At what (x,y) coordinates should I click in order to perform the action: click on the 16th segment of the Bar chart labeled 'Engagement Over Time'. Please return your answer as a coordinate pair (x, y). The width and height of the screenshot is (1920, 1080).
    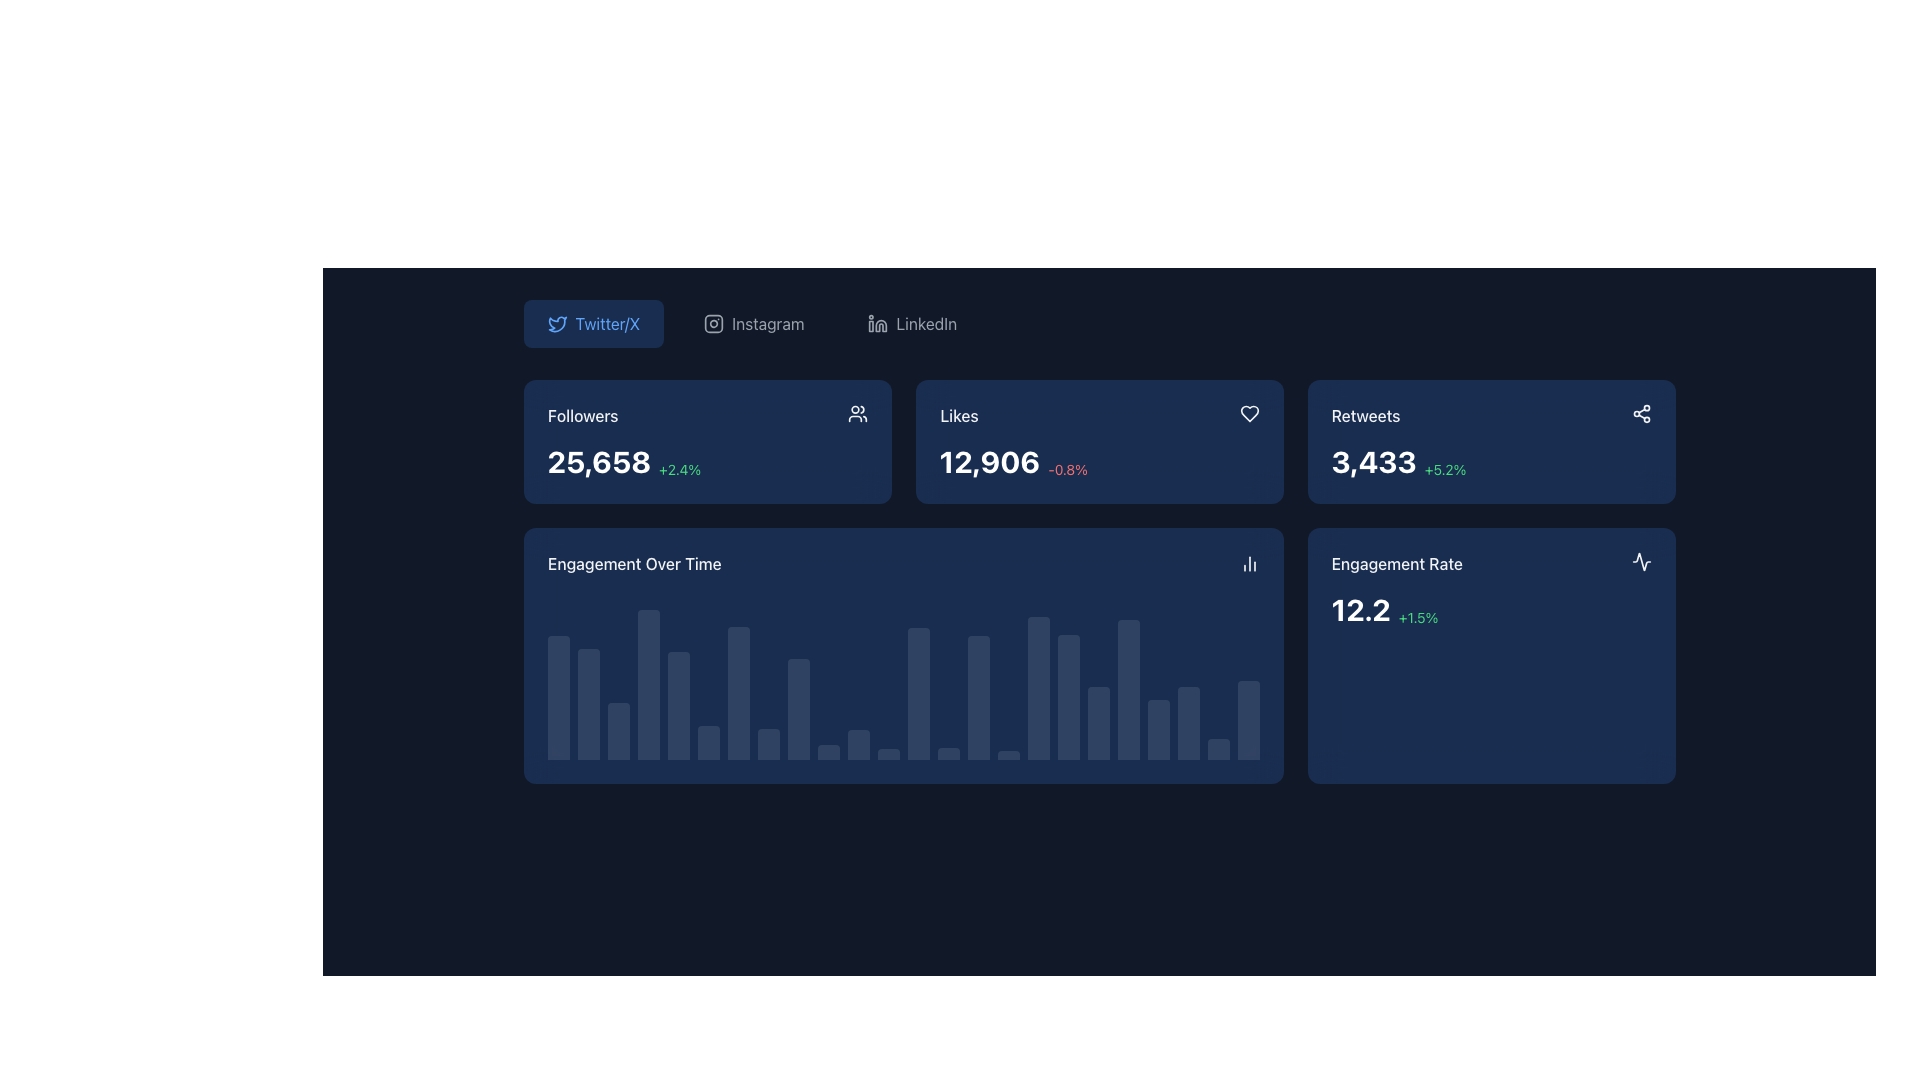
    Looking at the image, I should click on (1008, 755).